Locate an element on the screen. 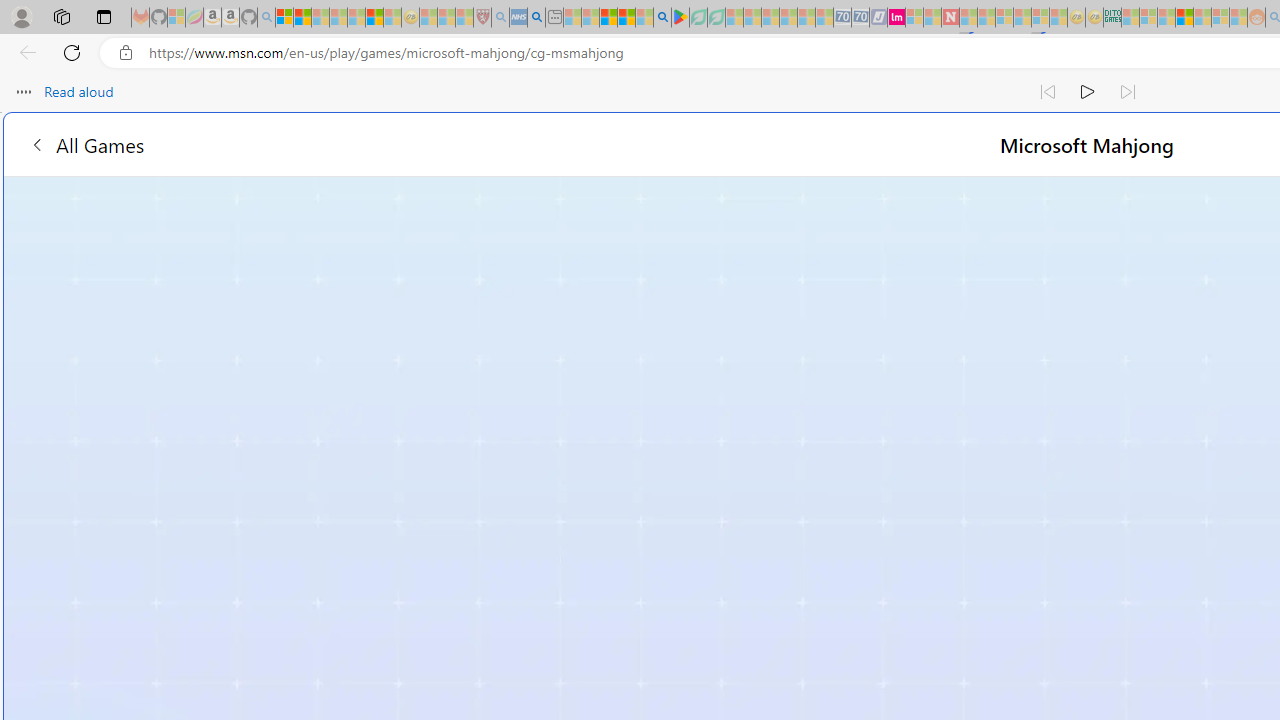  'Expert Portfolios' is located at coordinates (1184, 17).